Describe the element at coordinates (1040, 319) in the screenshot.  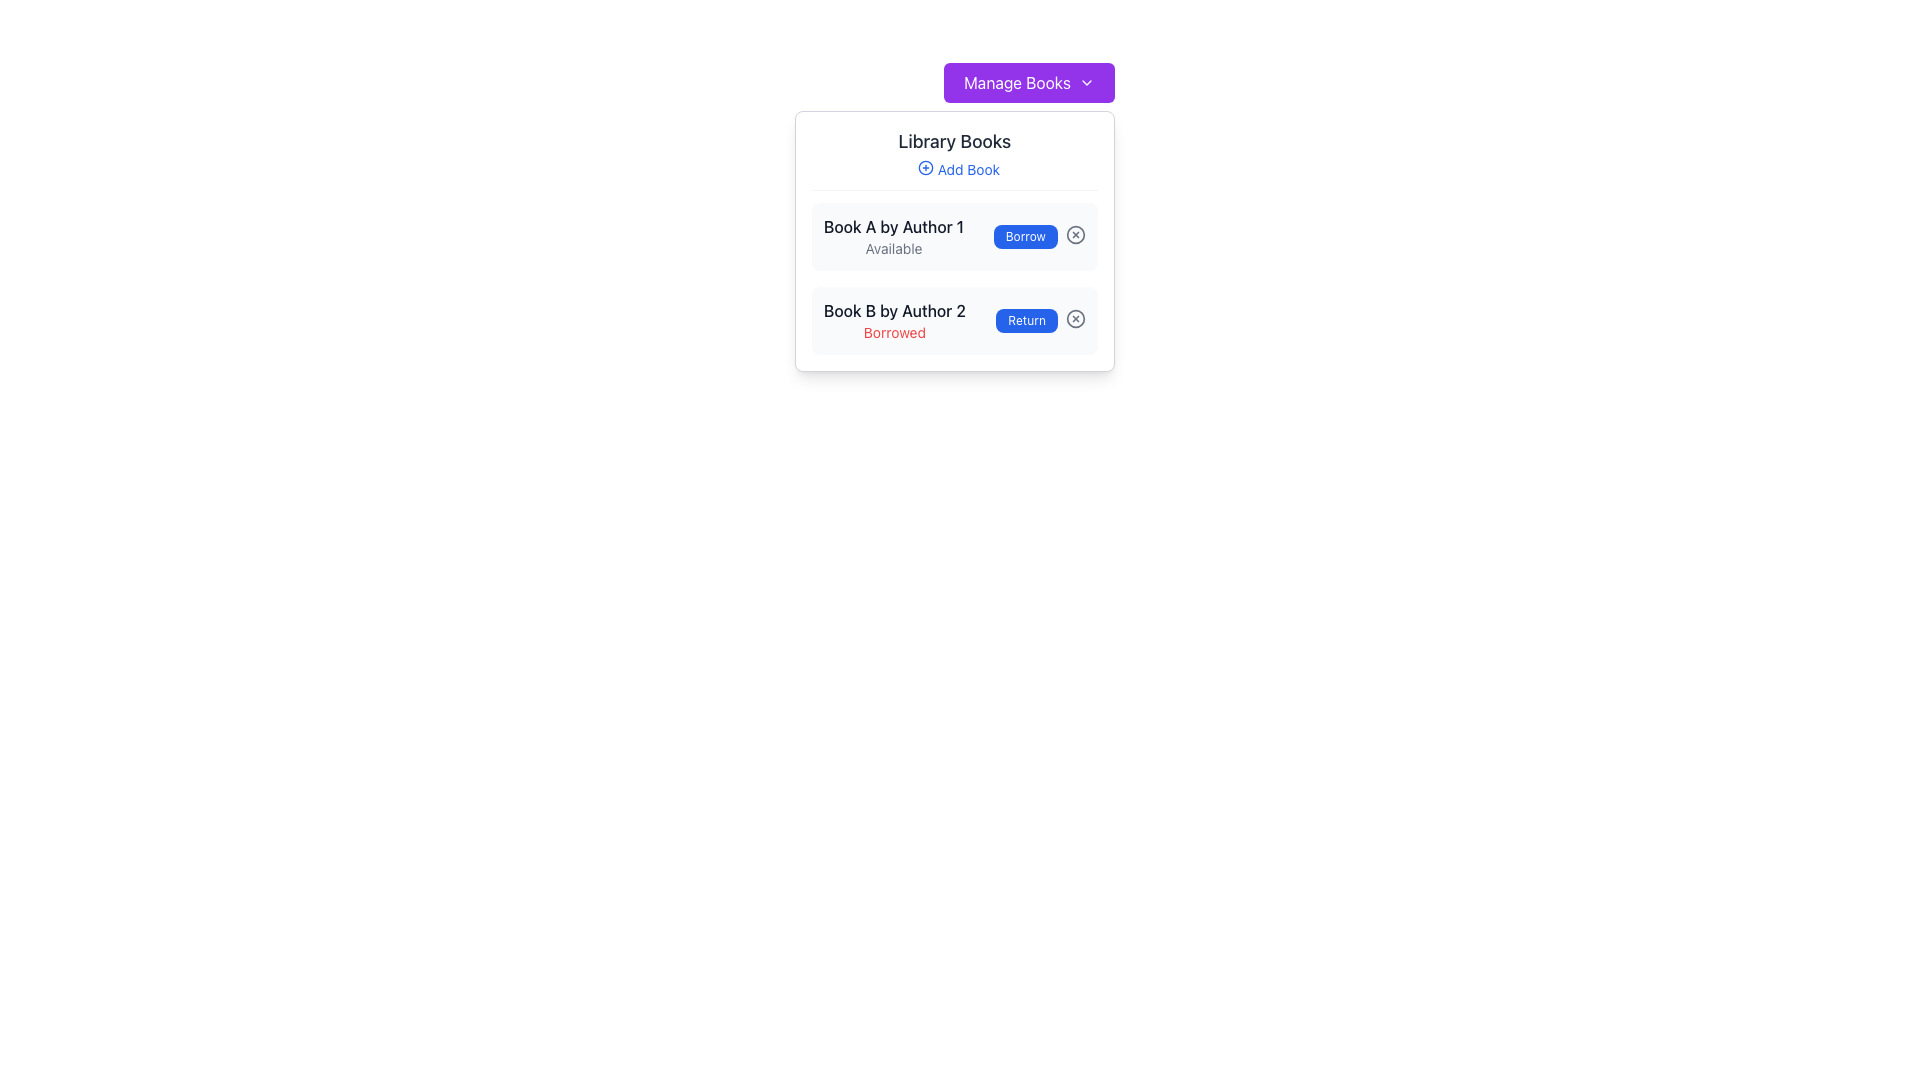
I see `the return button located in the lower card of the interface, which is the second button on the right after the 'Borrowed' label and next to a circular 'X' icon` at that location.